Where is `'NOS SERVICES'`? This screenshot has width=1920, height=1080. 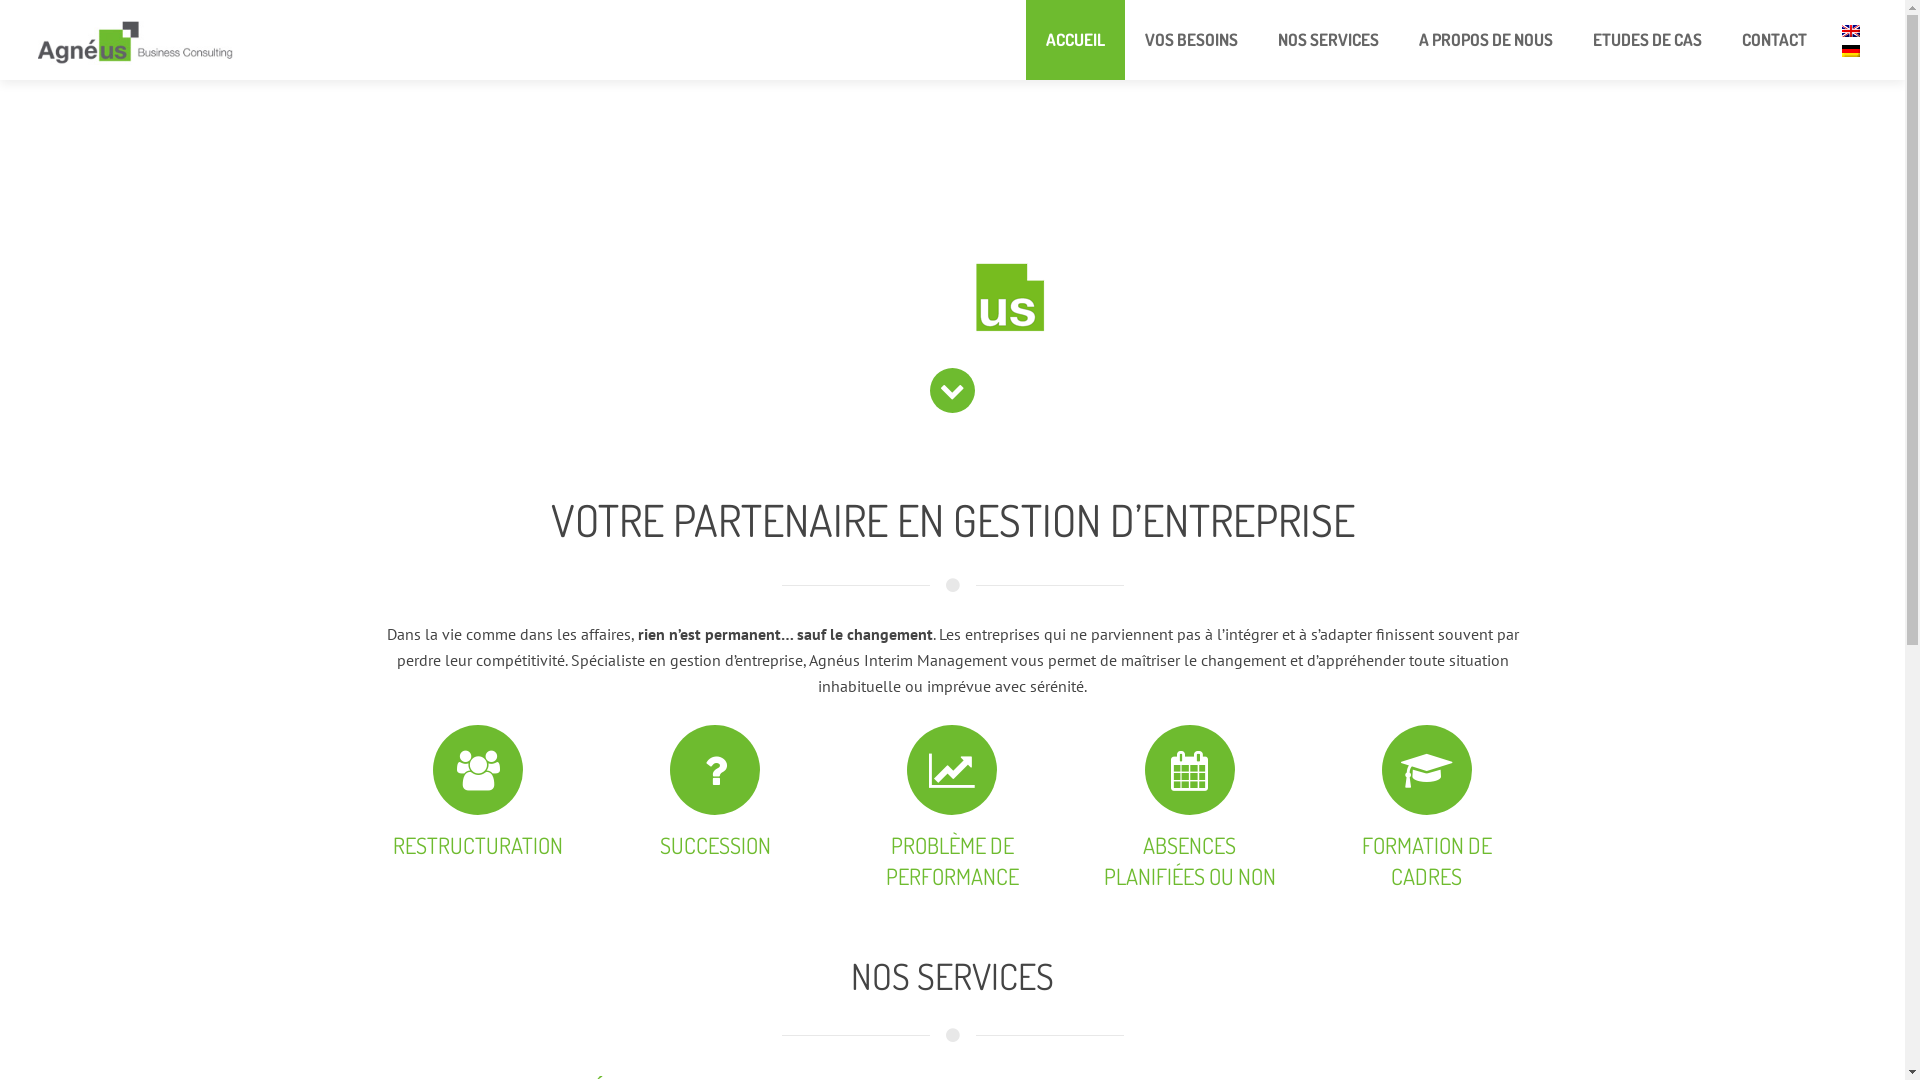
'NOS SERVICES' is located at coordinates (1328, 39).